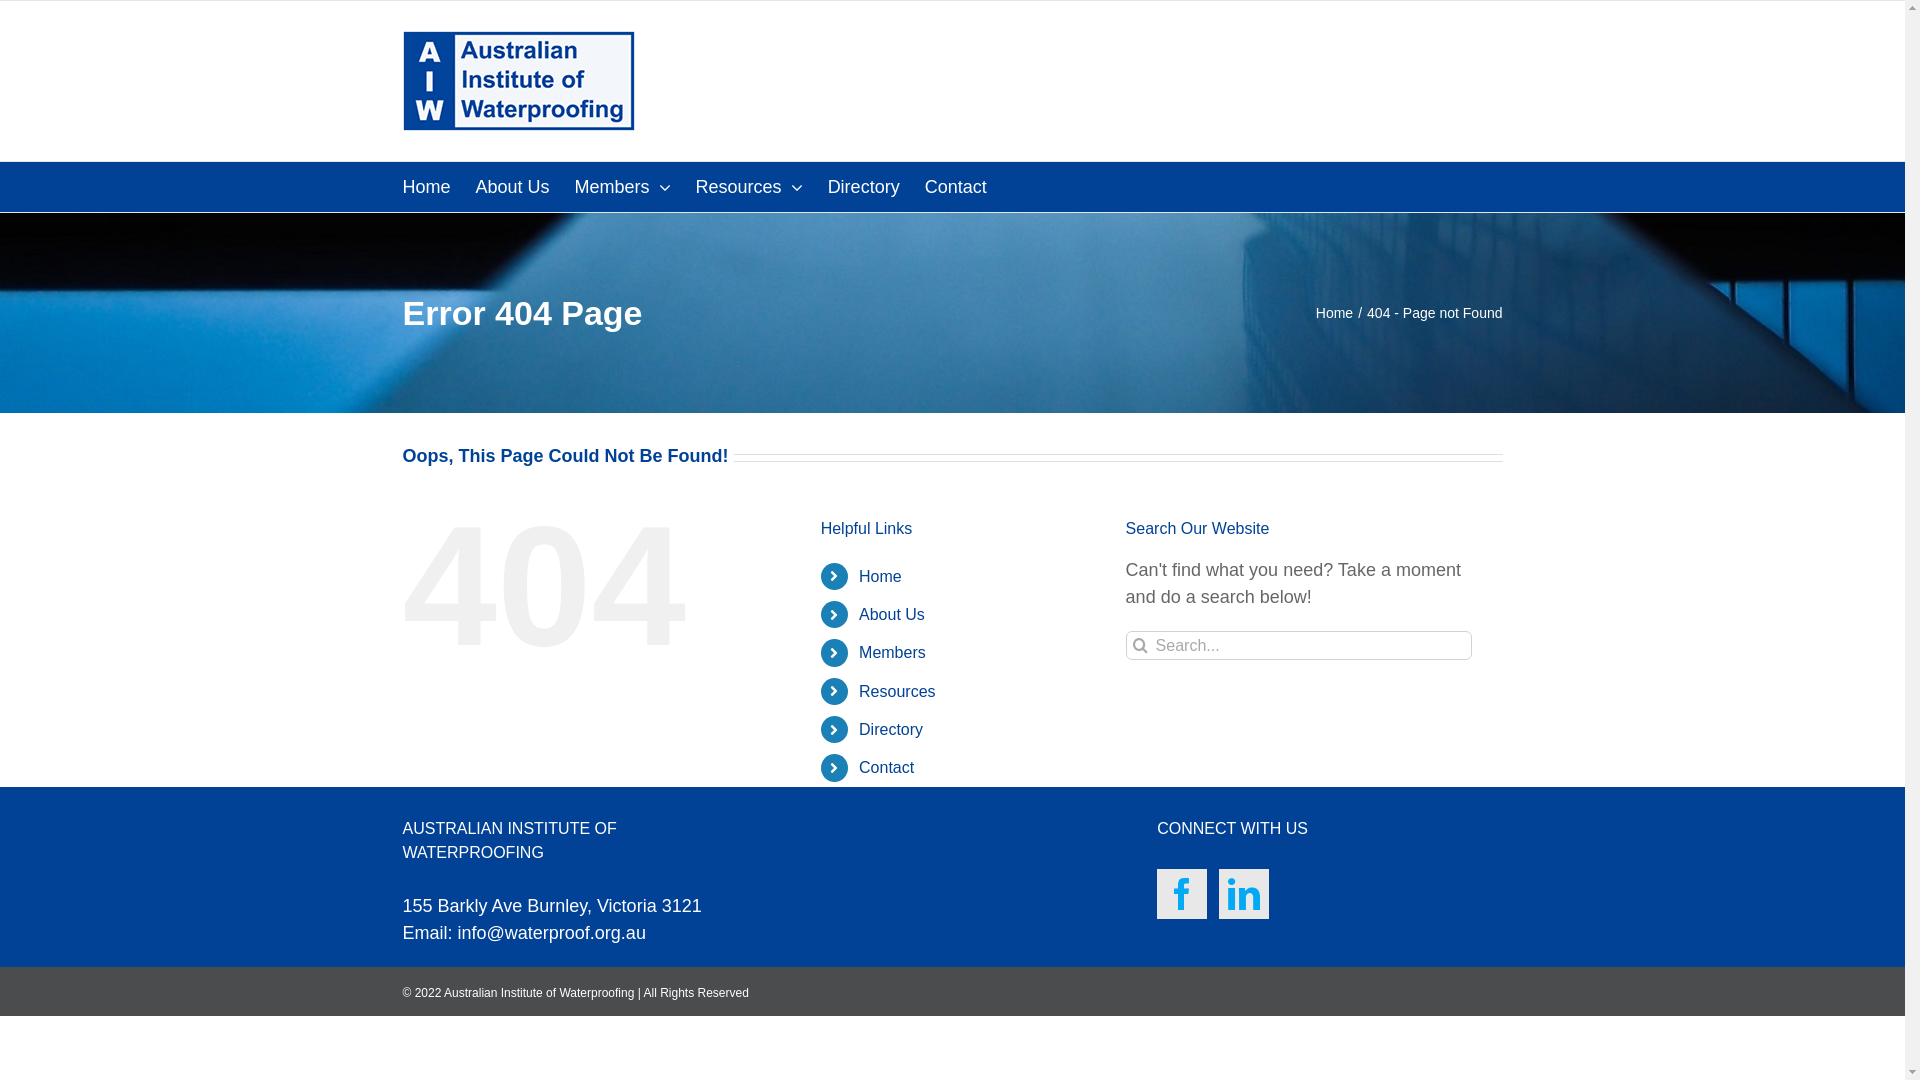  I want to click on 'About Us', so click(513, 186).